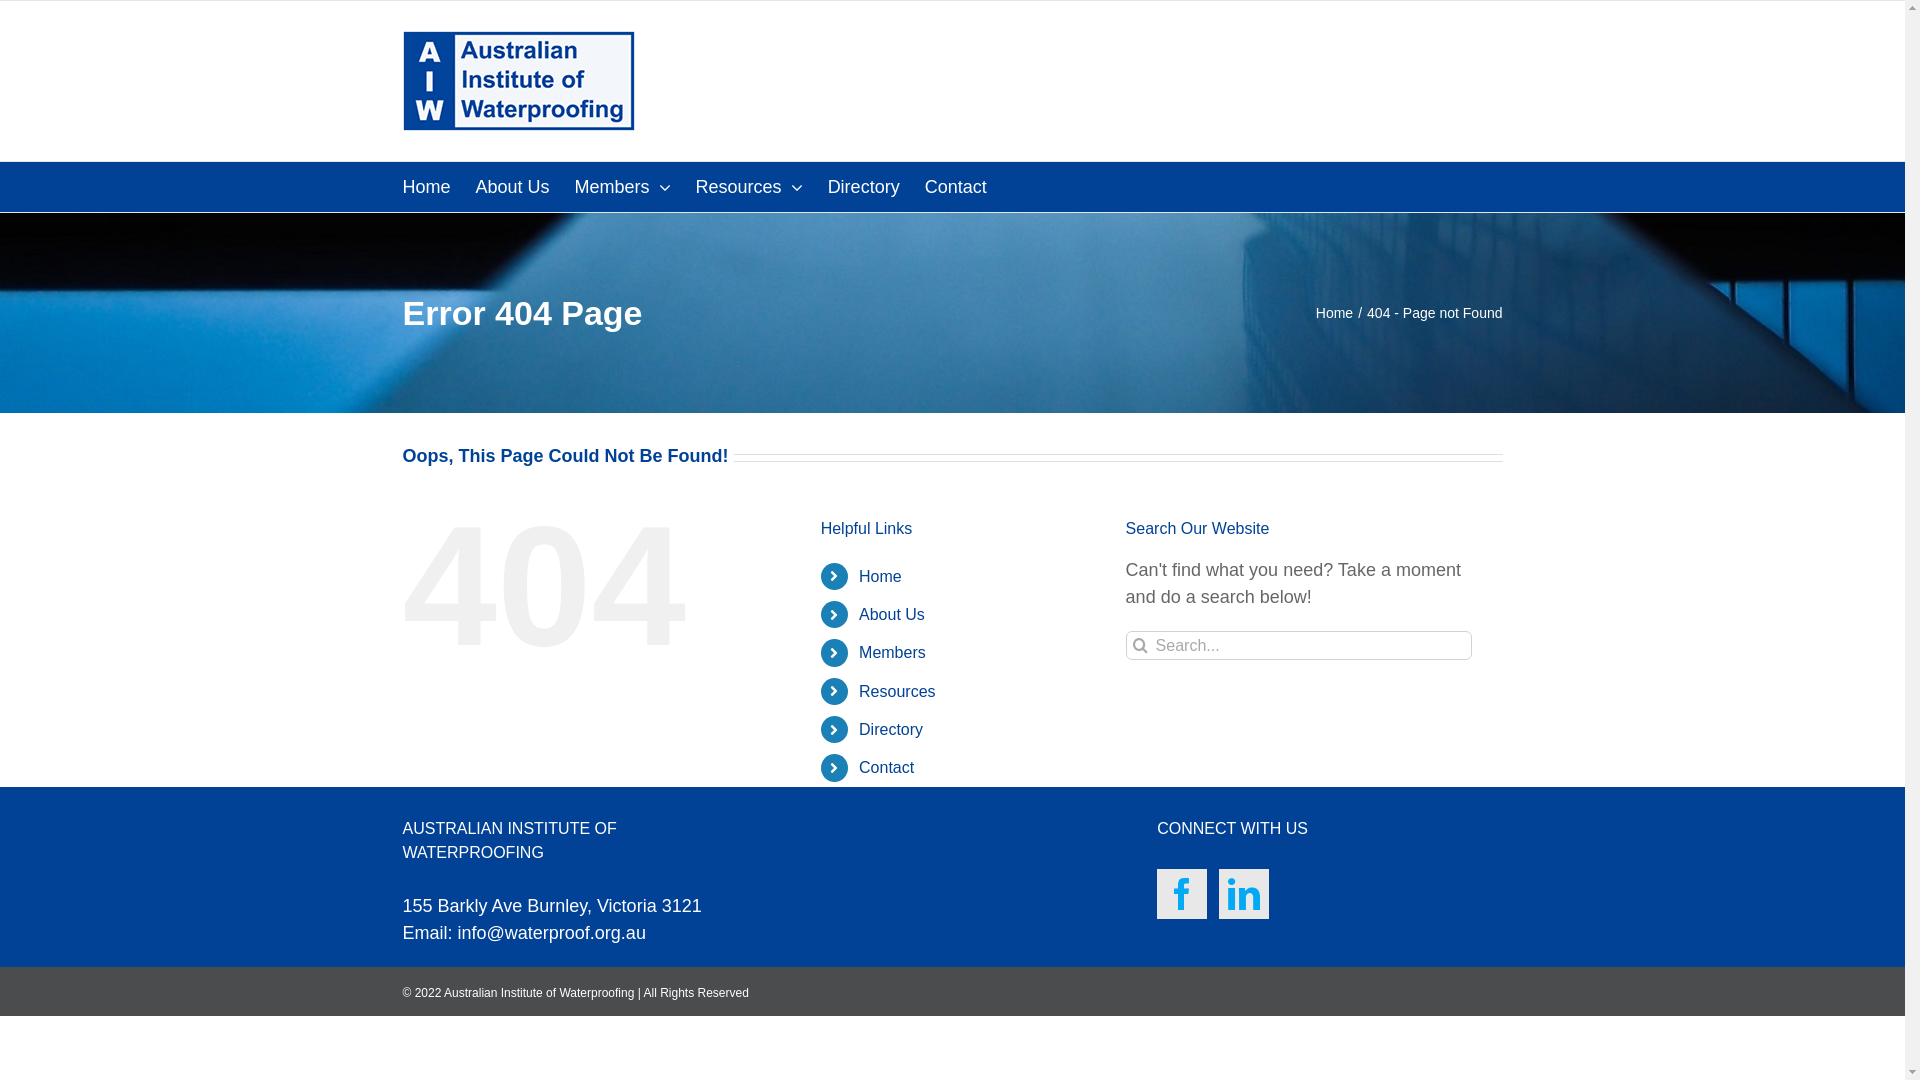  I want to click on 'About Us', so click(513, 186).